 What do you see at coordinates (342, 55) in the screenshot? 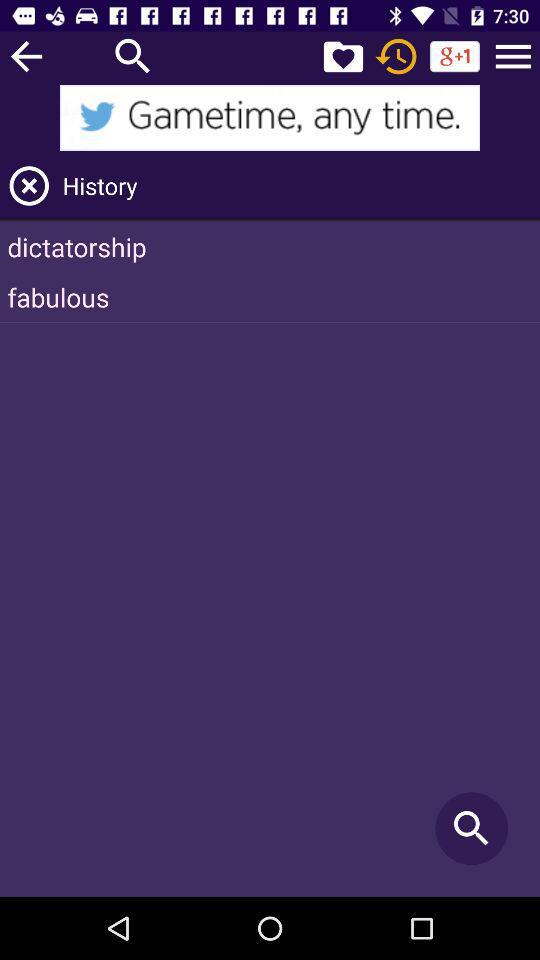
I see `put in favorites` at bounding box center [342, 55].